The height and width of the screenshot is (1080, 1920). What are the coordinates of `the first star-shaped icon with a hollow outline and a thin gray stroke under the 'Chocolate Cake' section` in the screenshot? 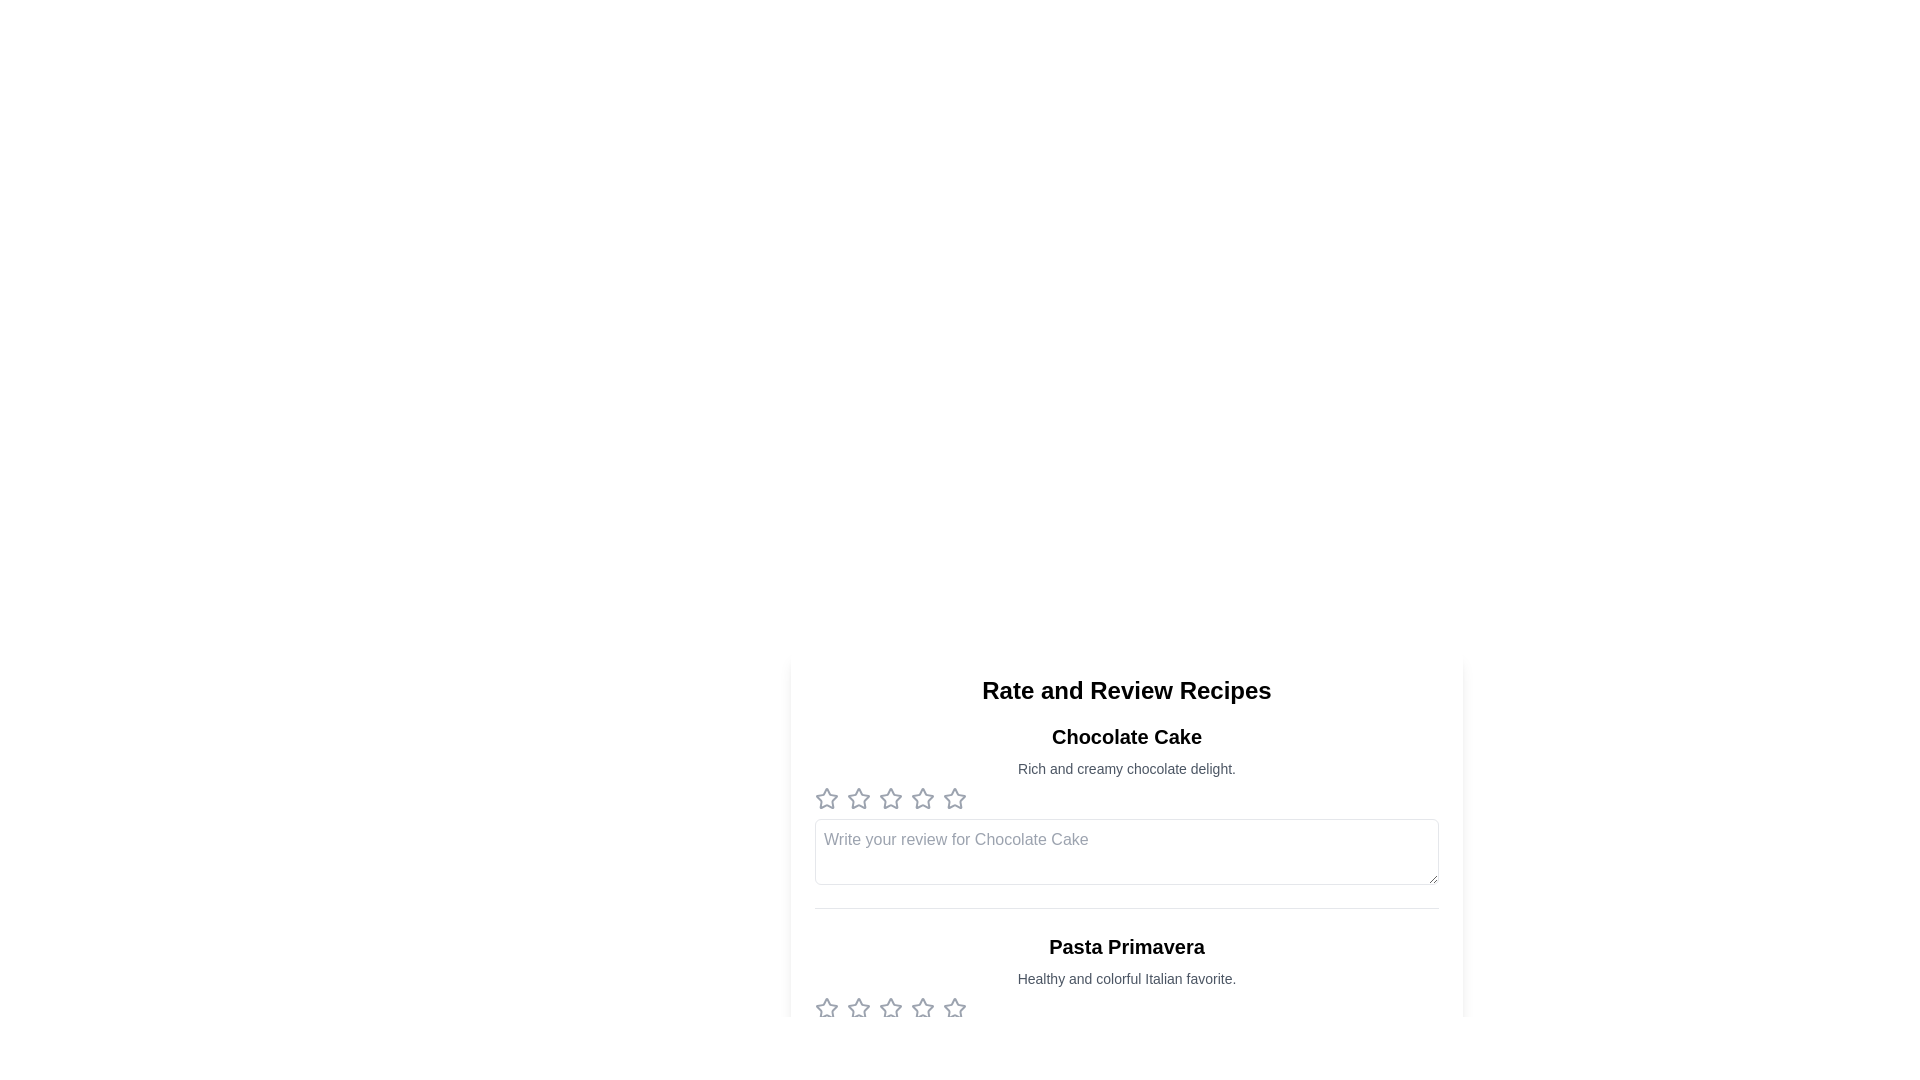 It's located at (826, 797).